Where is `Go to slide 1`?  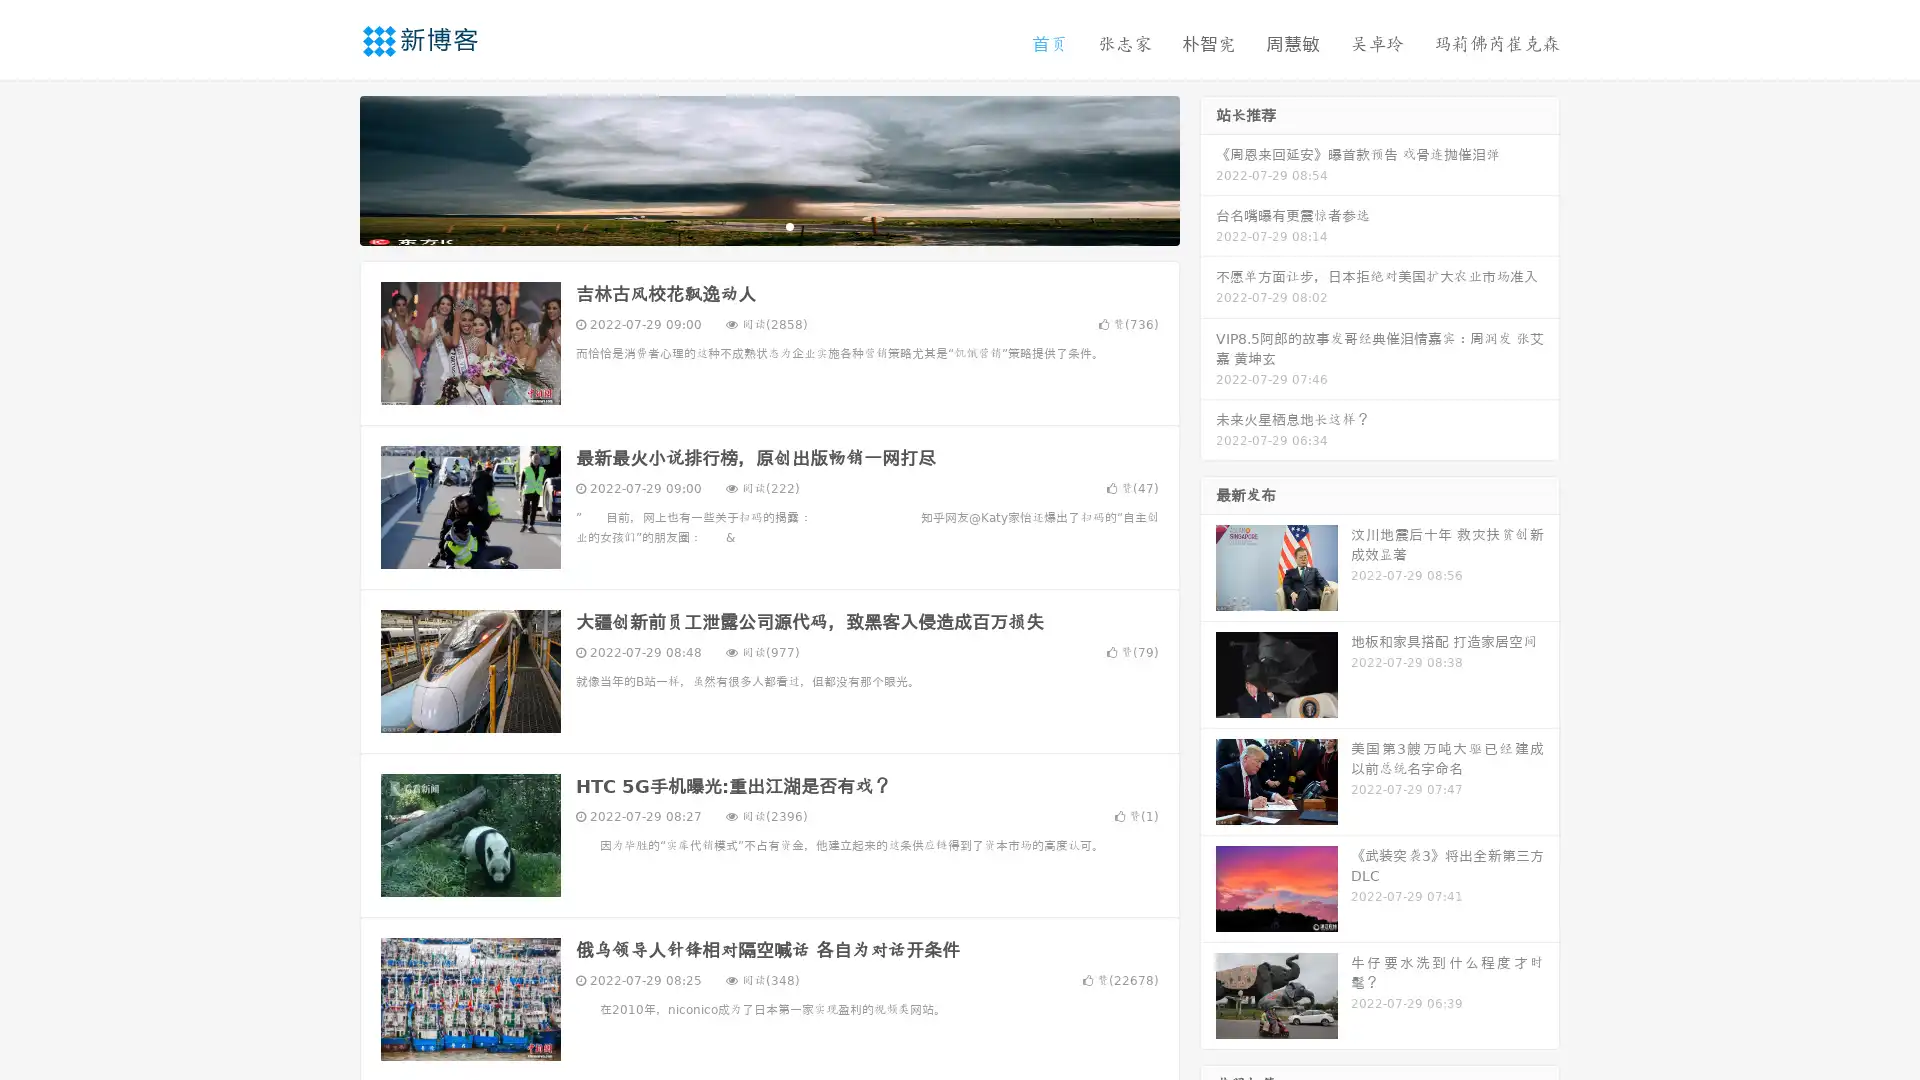
Go to slide 1 is located at coordinates (748, 225).